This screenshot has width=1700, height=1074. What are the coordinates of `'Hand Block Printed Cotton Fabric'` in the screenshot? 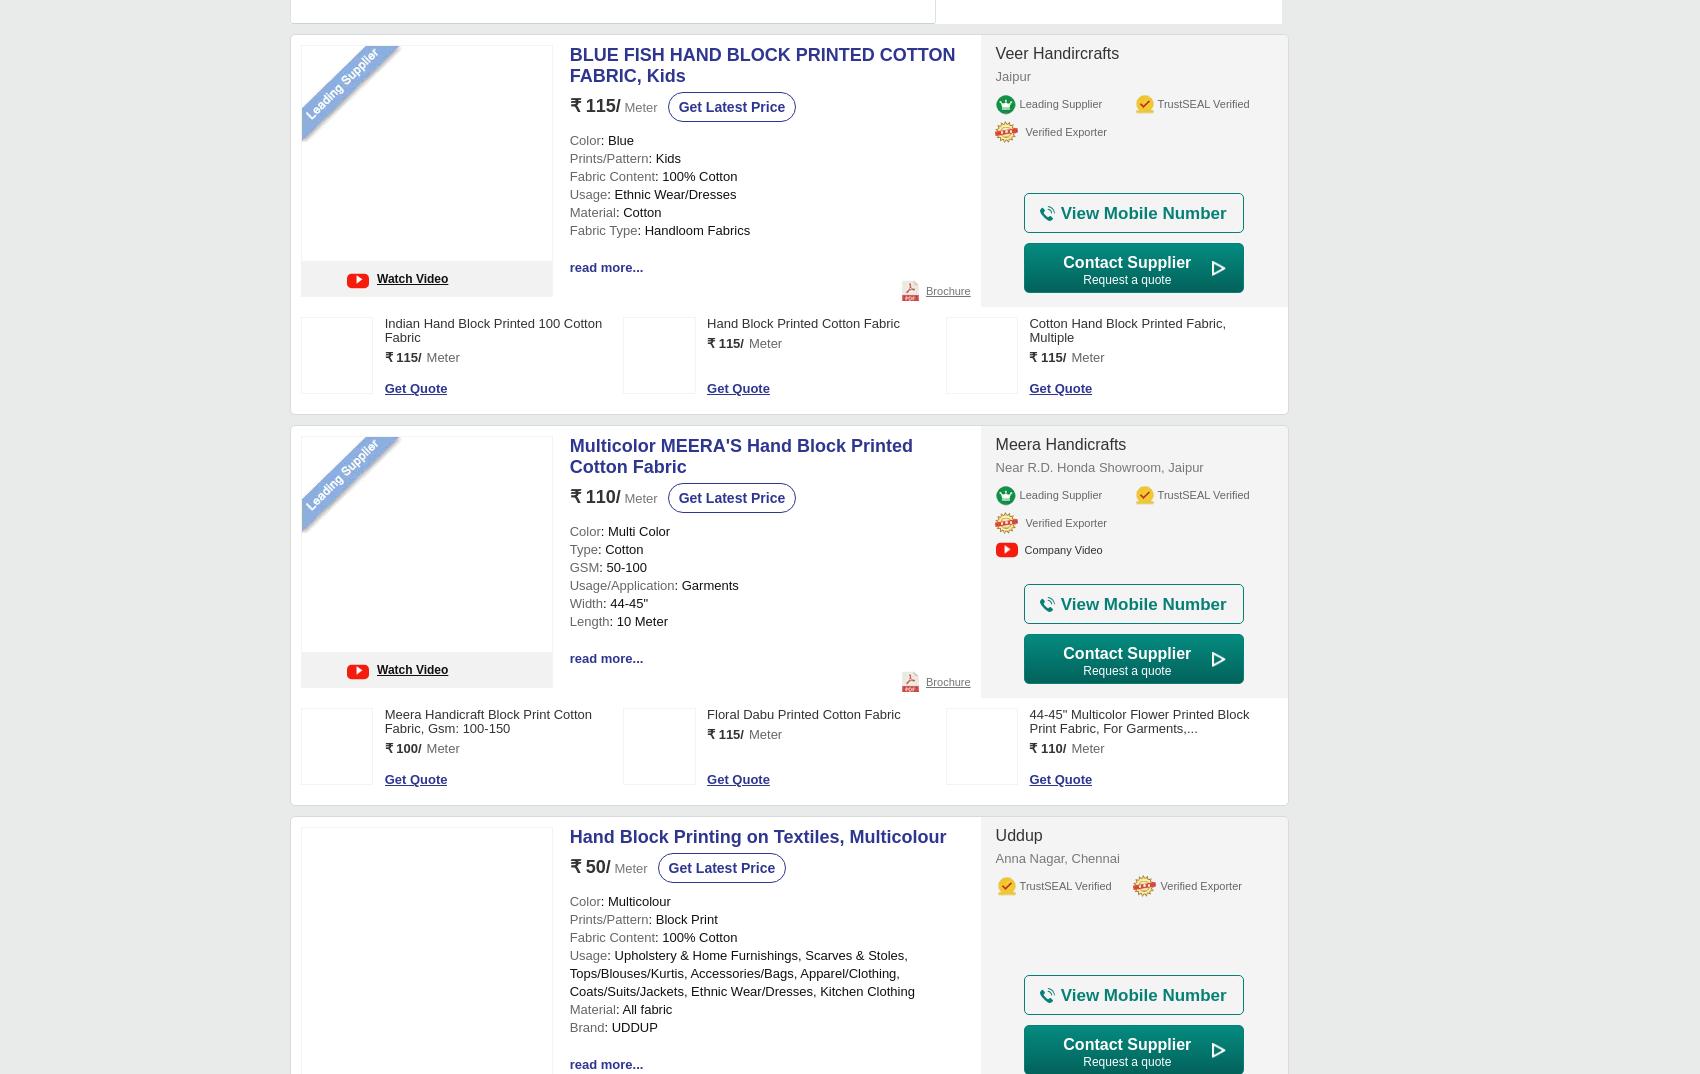 It's located at (707, 322).